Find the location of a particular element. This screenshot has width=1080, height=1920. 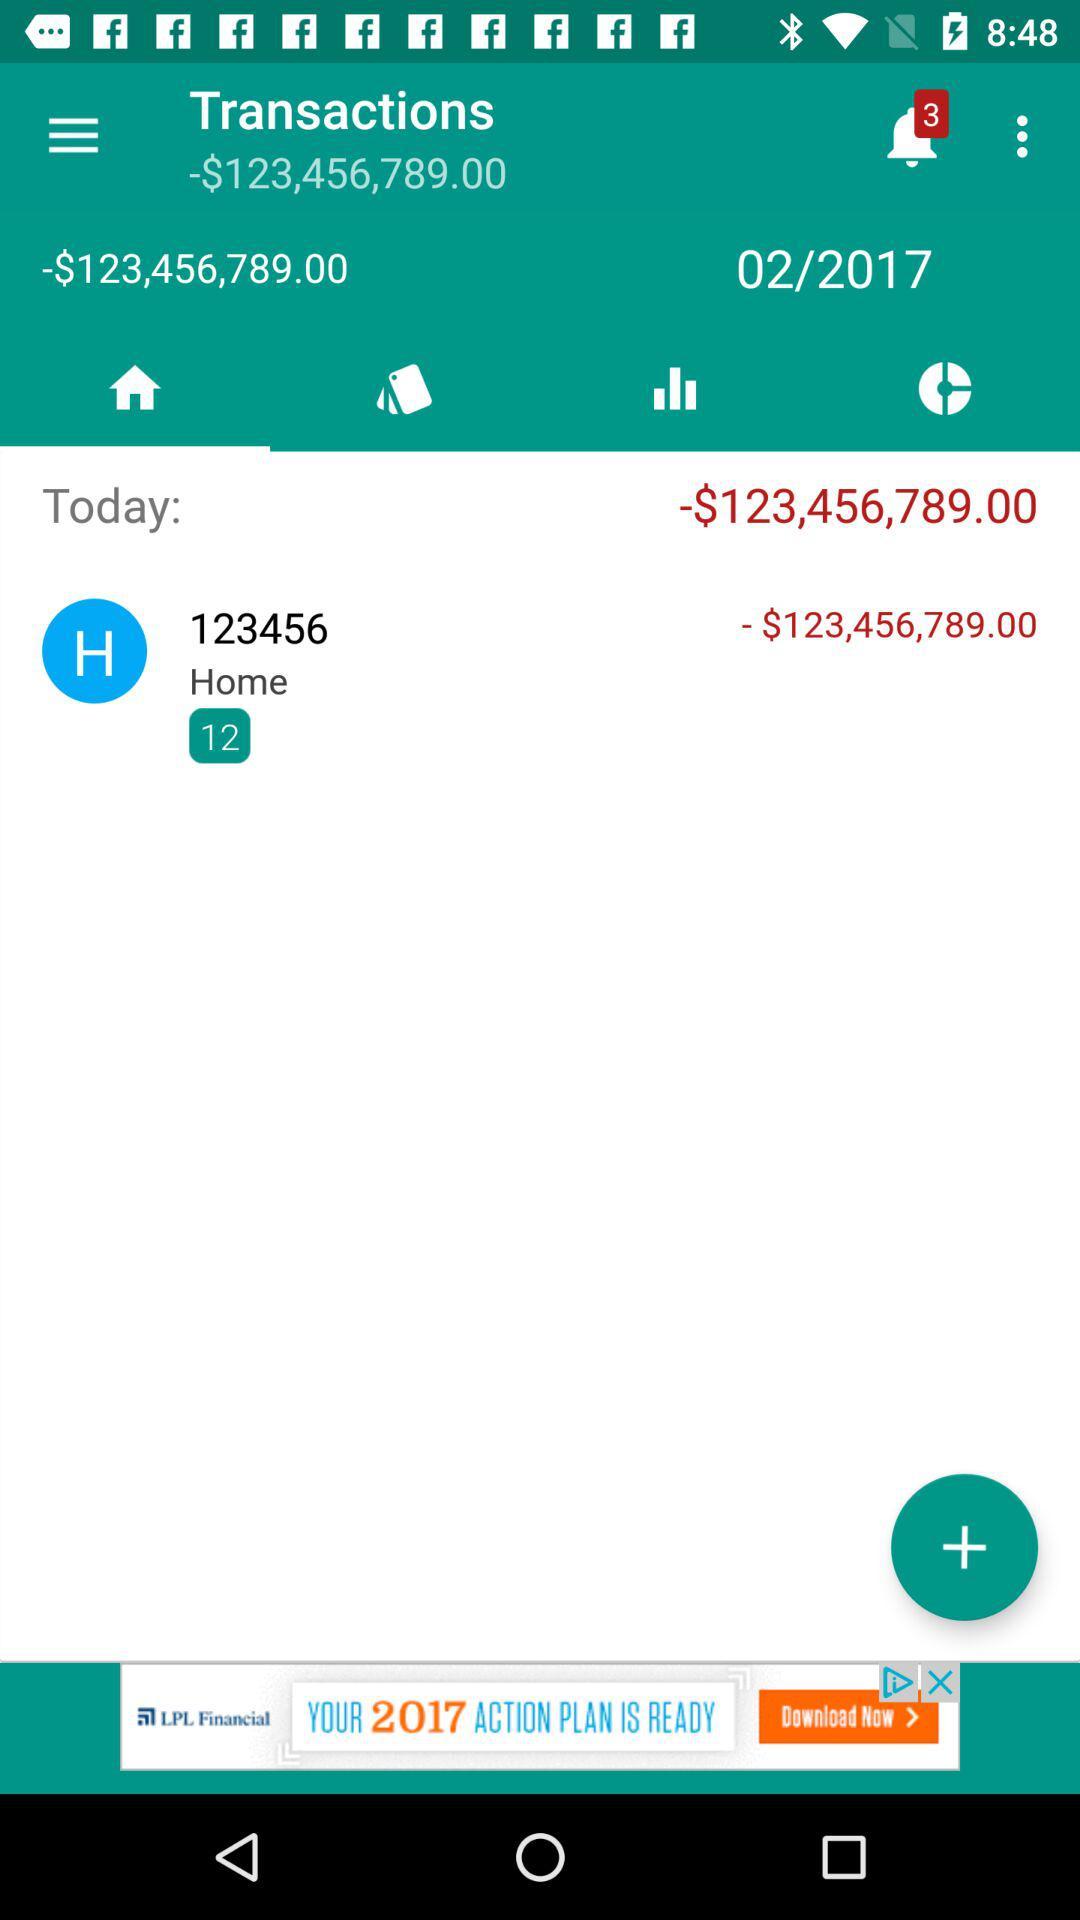

item to the left of transactions is located at coordinates (72, 135).